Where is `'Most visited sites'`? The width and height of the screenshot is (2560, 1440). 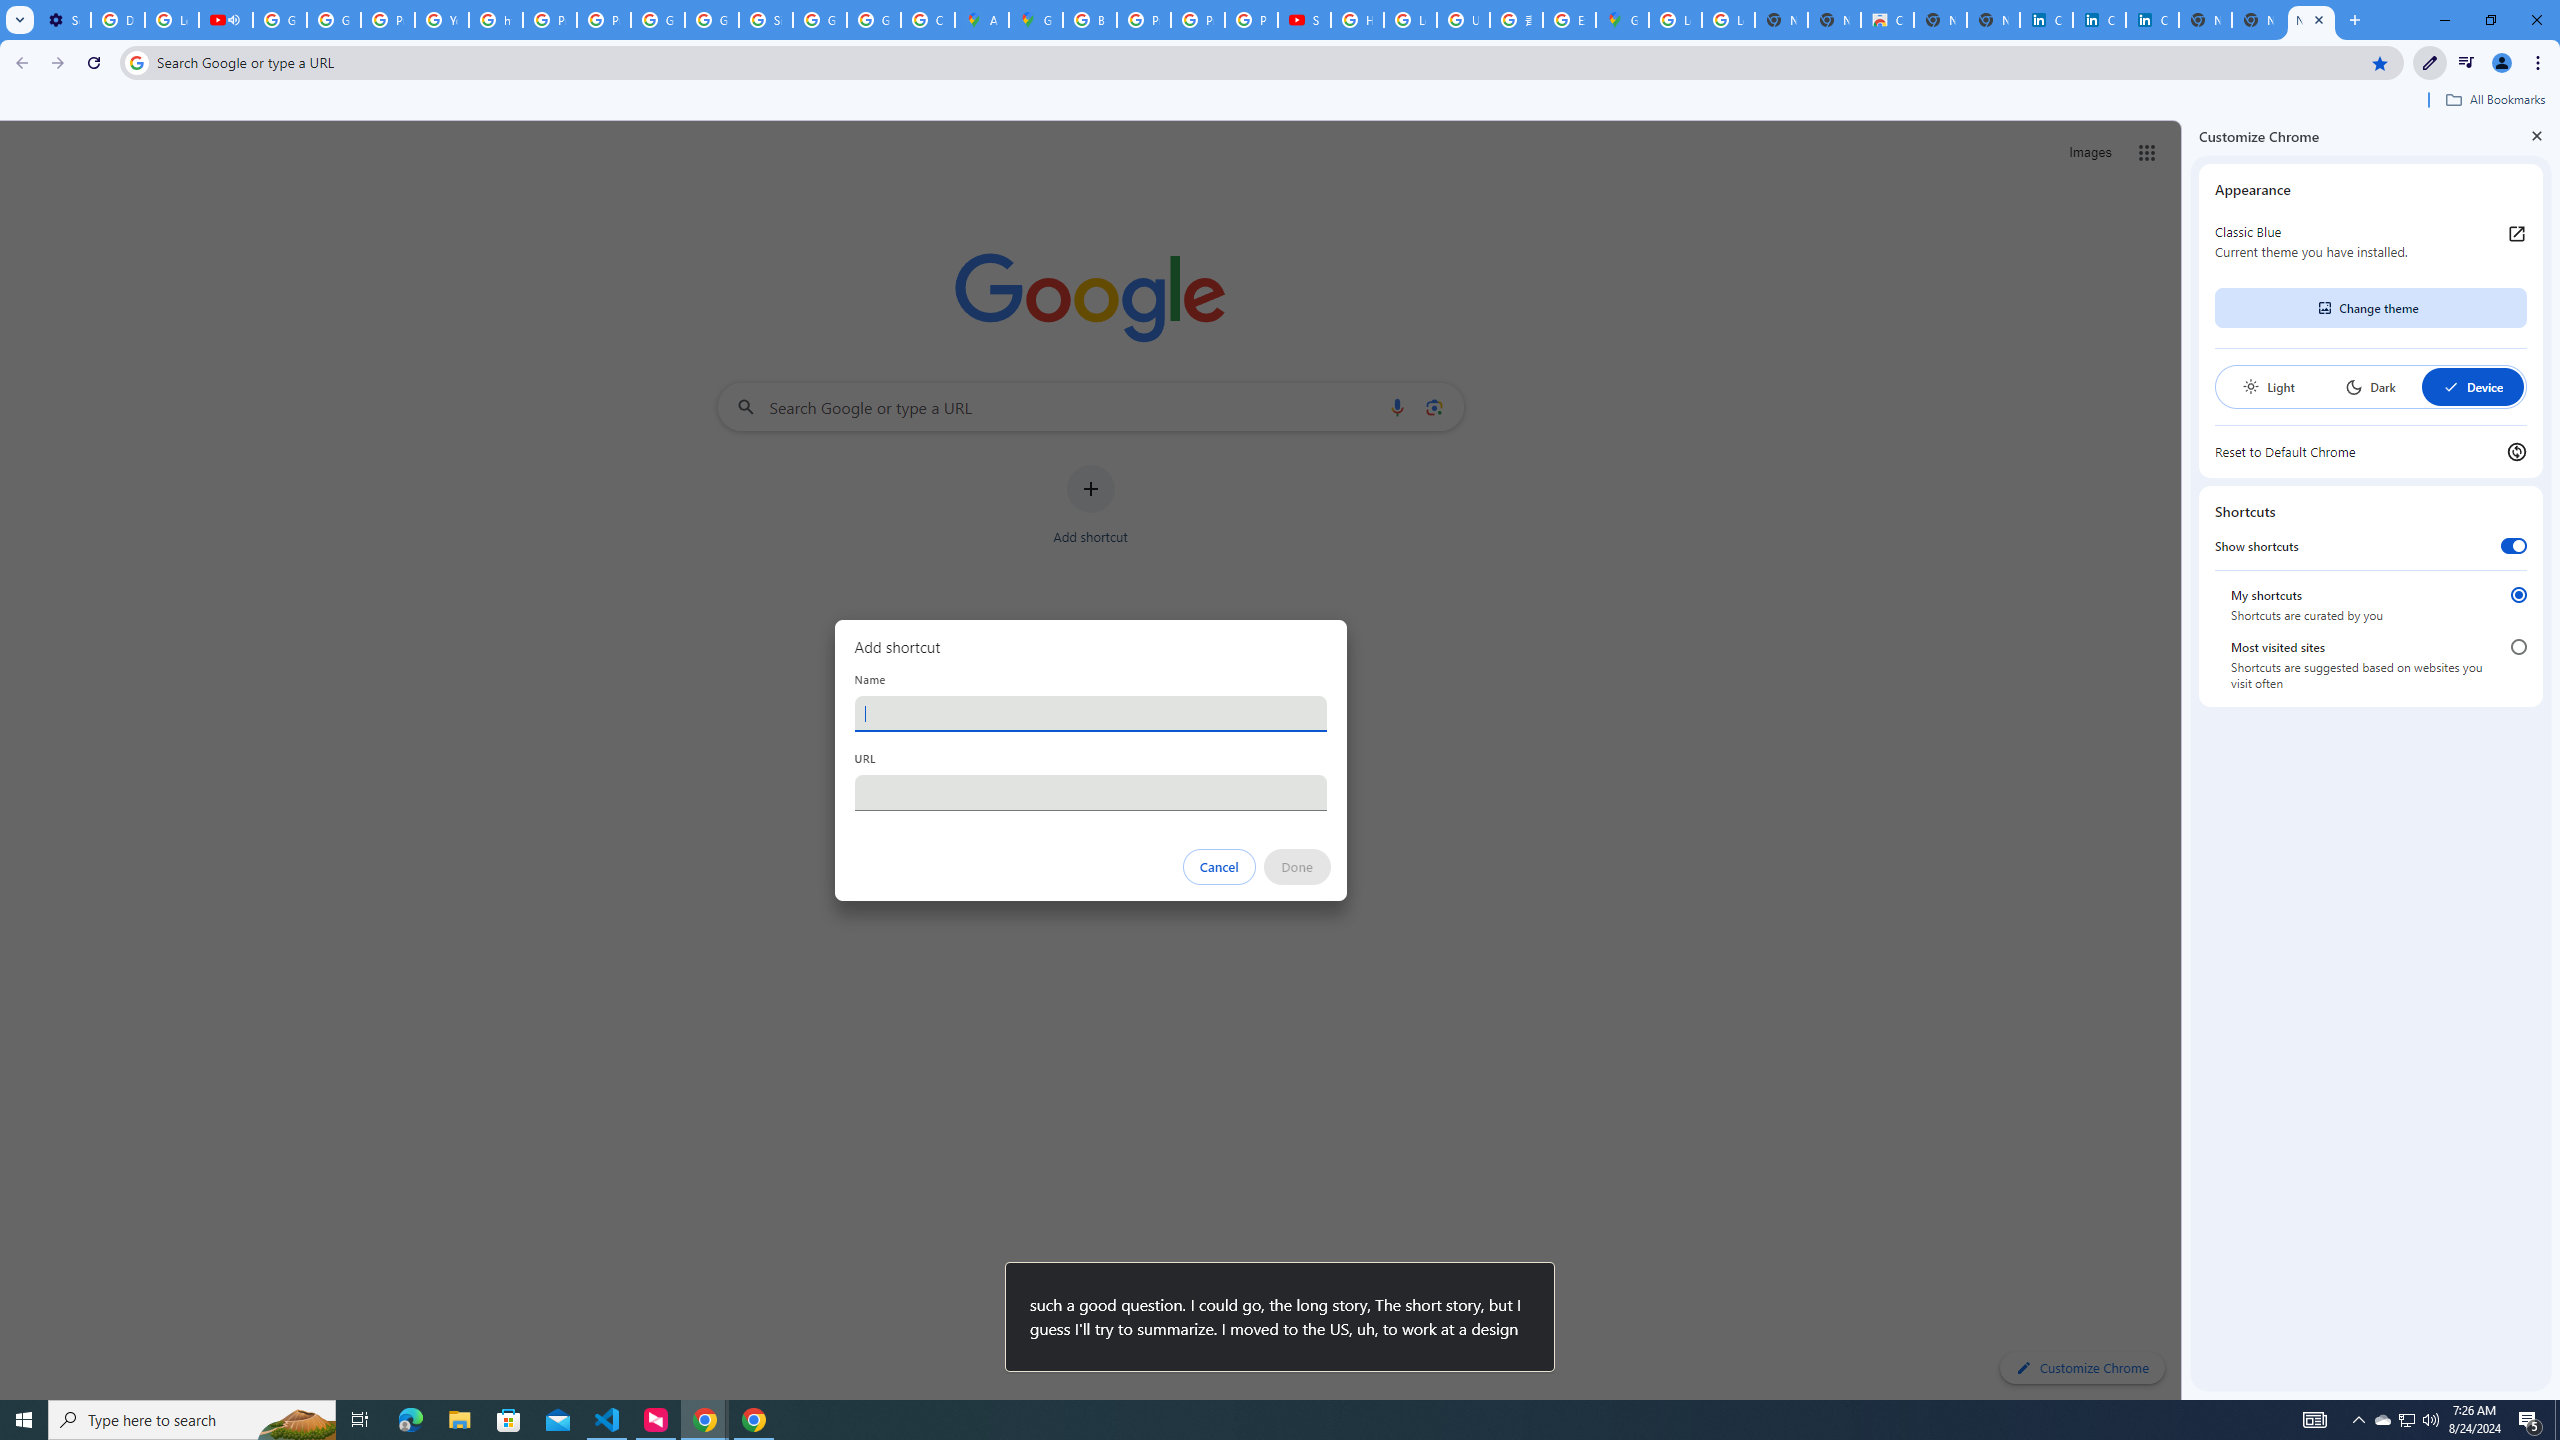
'Most visited sites' is located at coordinates (2519, 647).